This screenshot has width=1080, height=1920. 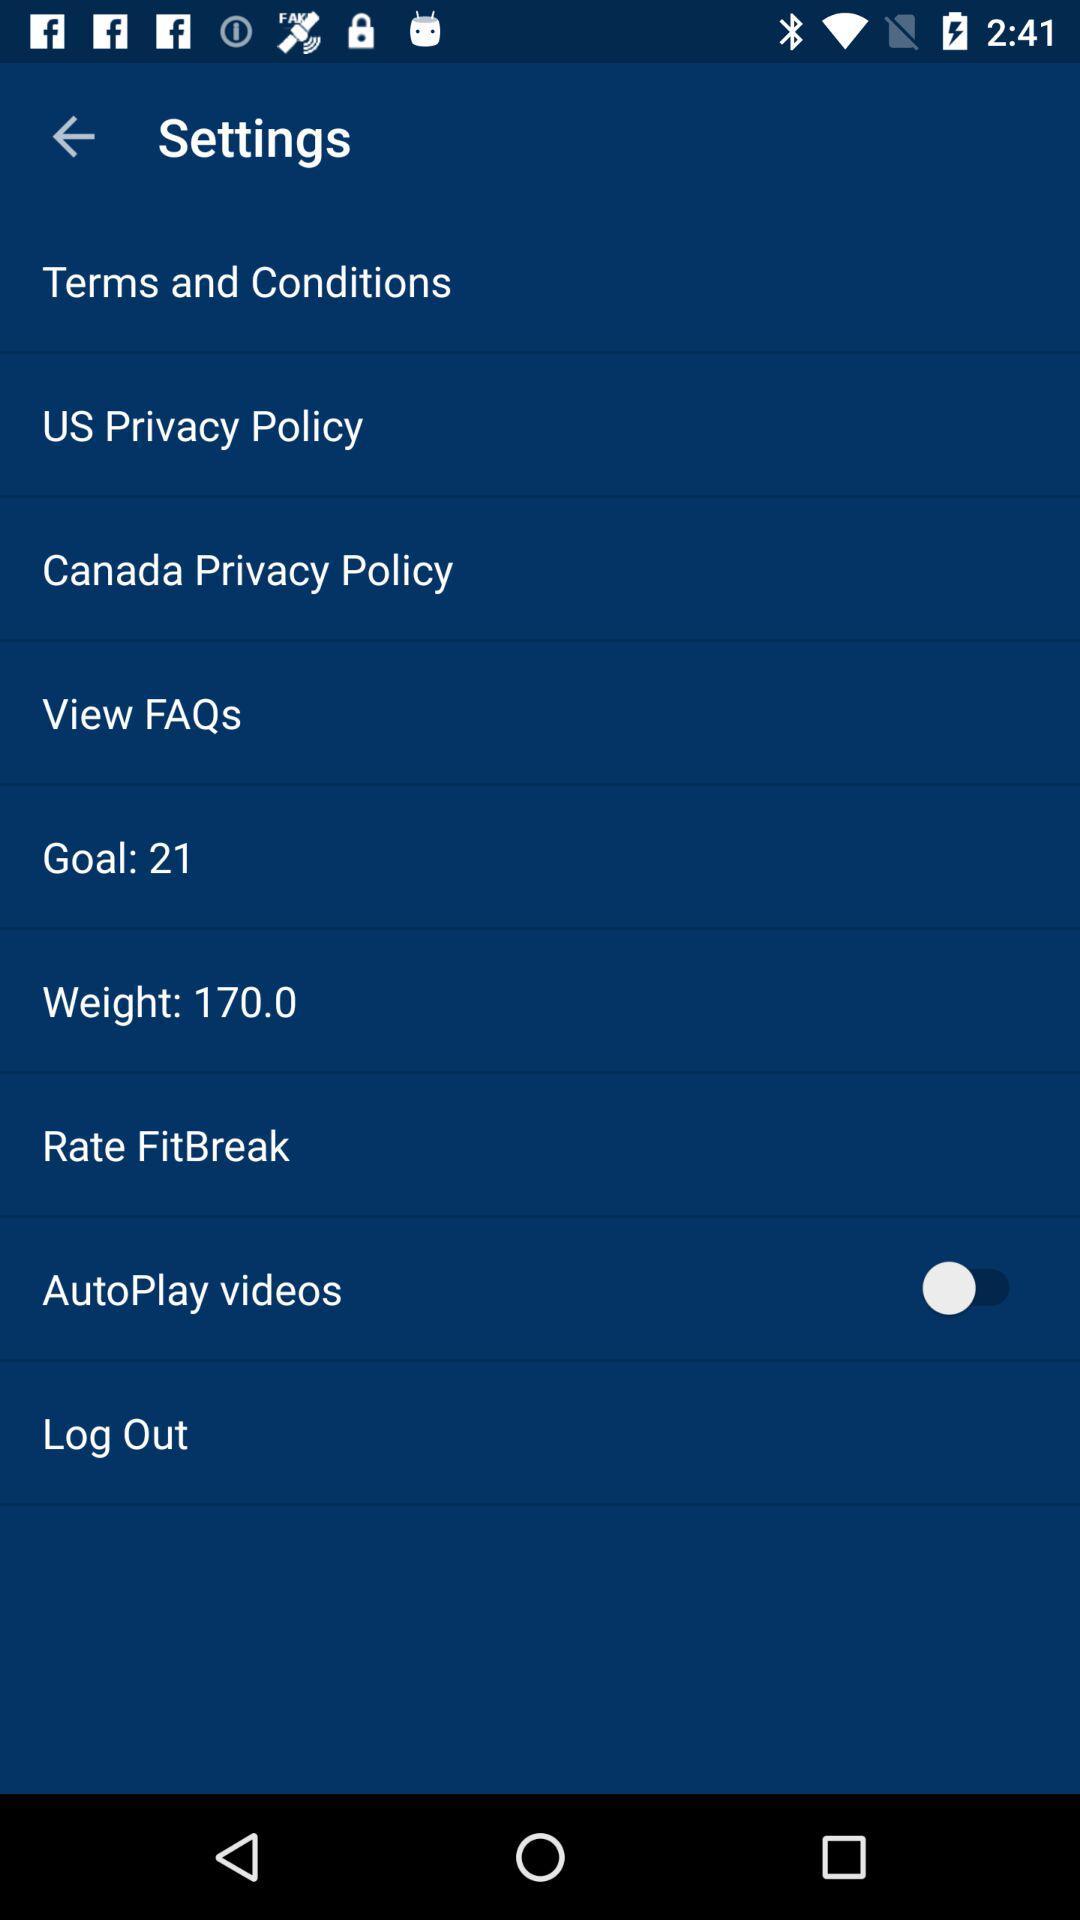 What do you see at coordinates (168, 1000) in the screenshot?
I see `weight: 170.0` at bounding box center [168, 1000].